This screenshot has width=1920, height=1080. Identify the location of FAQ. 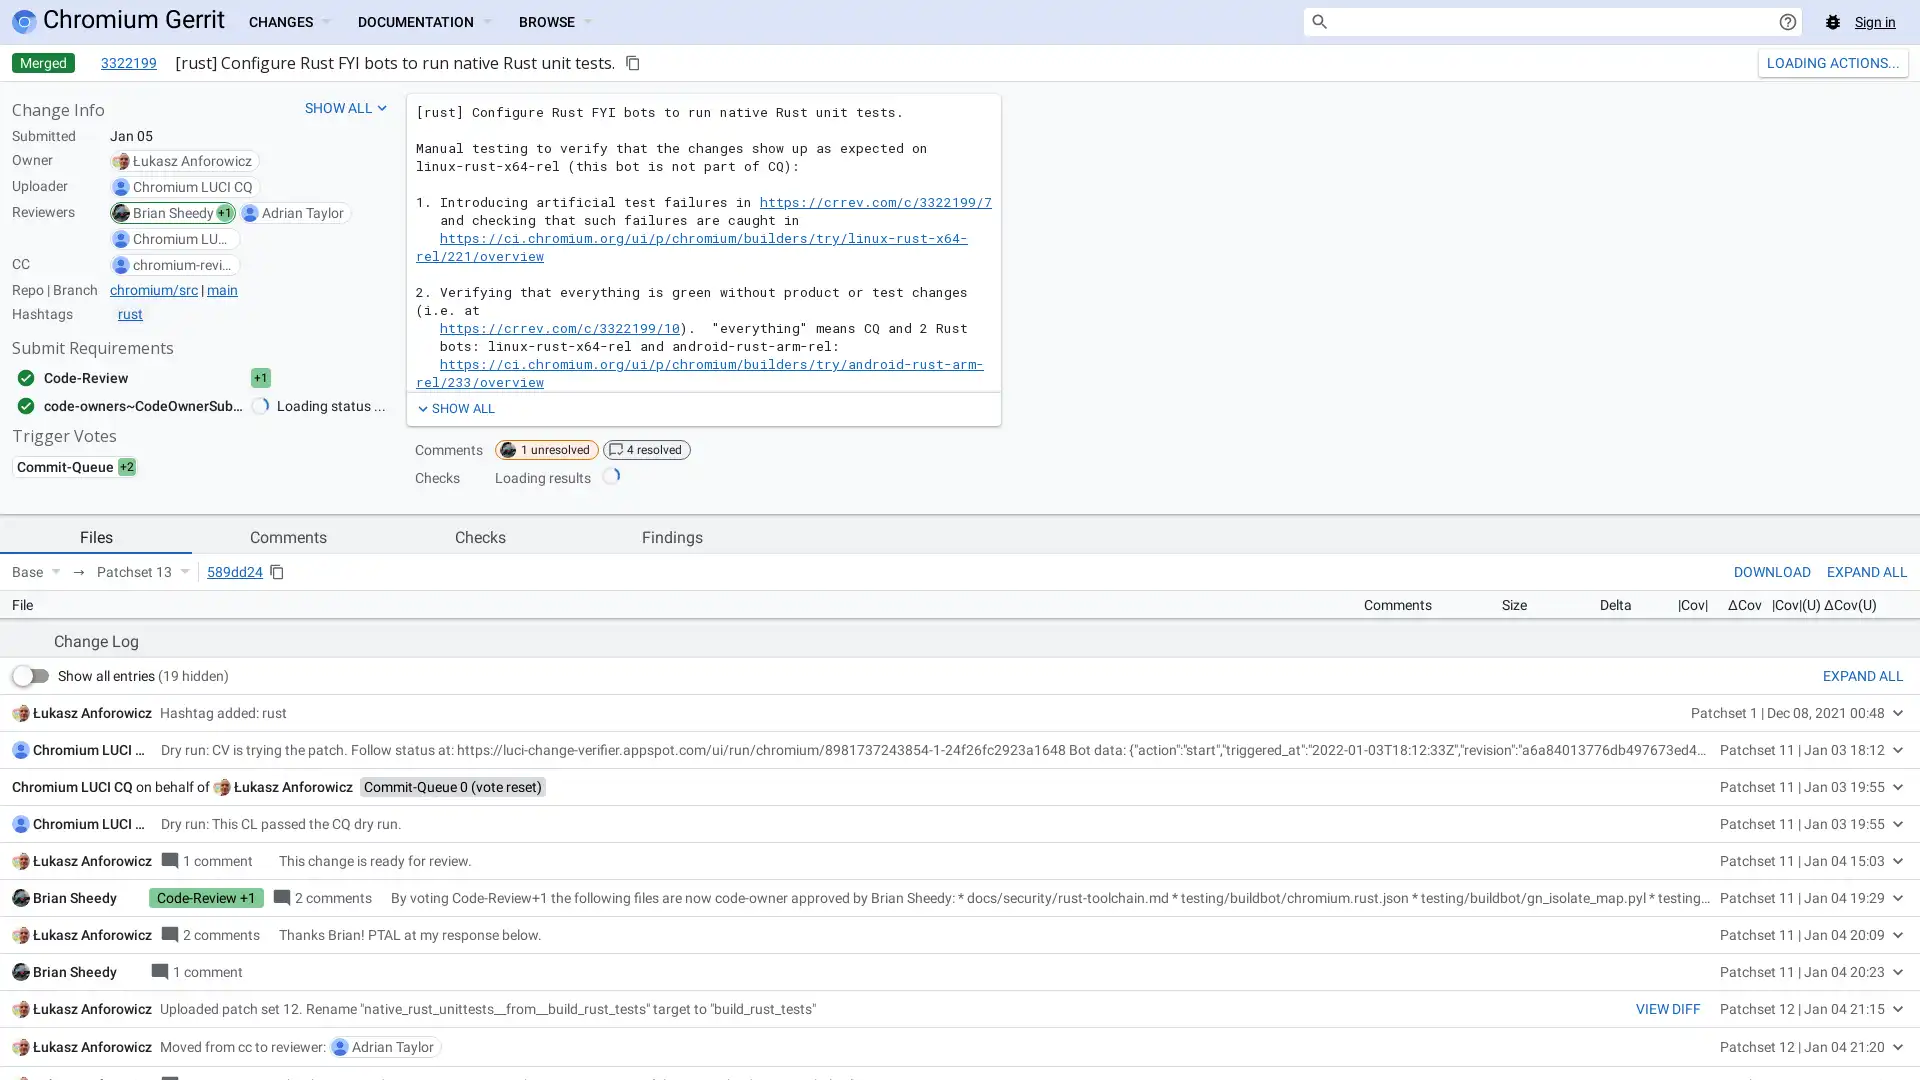
(1806, 870).